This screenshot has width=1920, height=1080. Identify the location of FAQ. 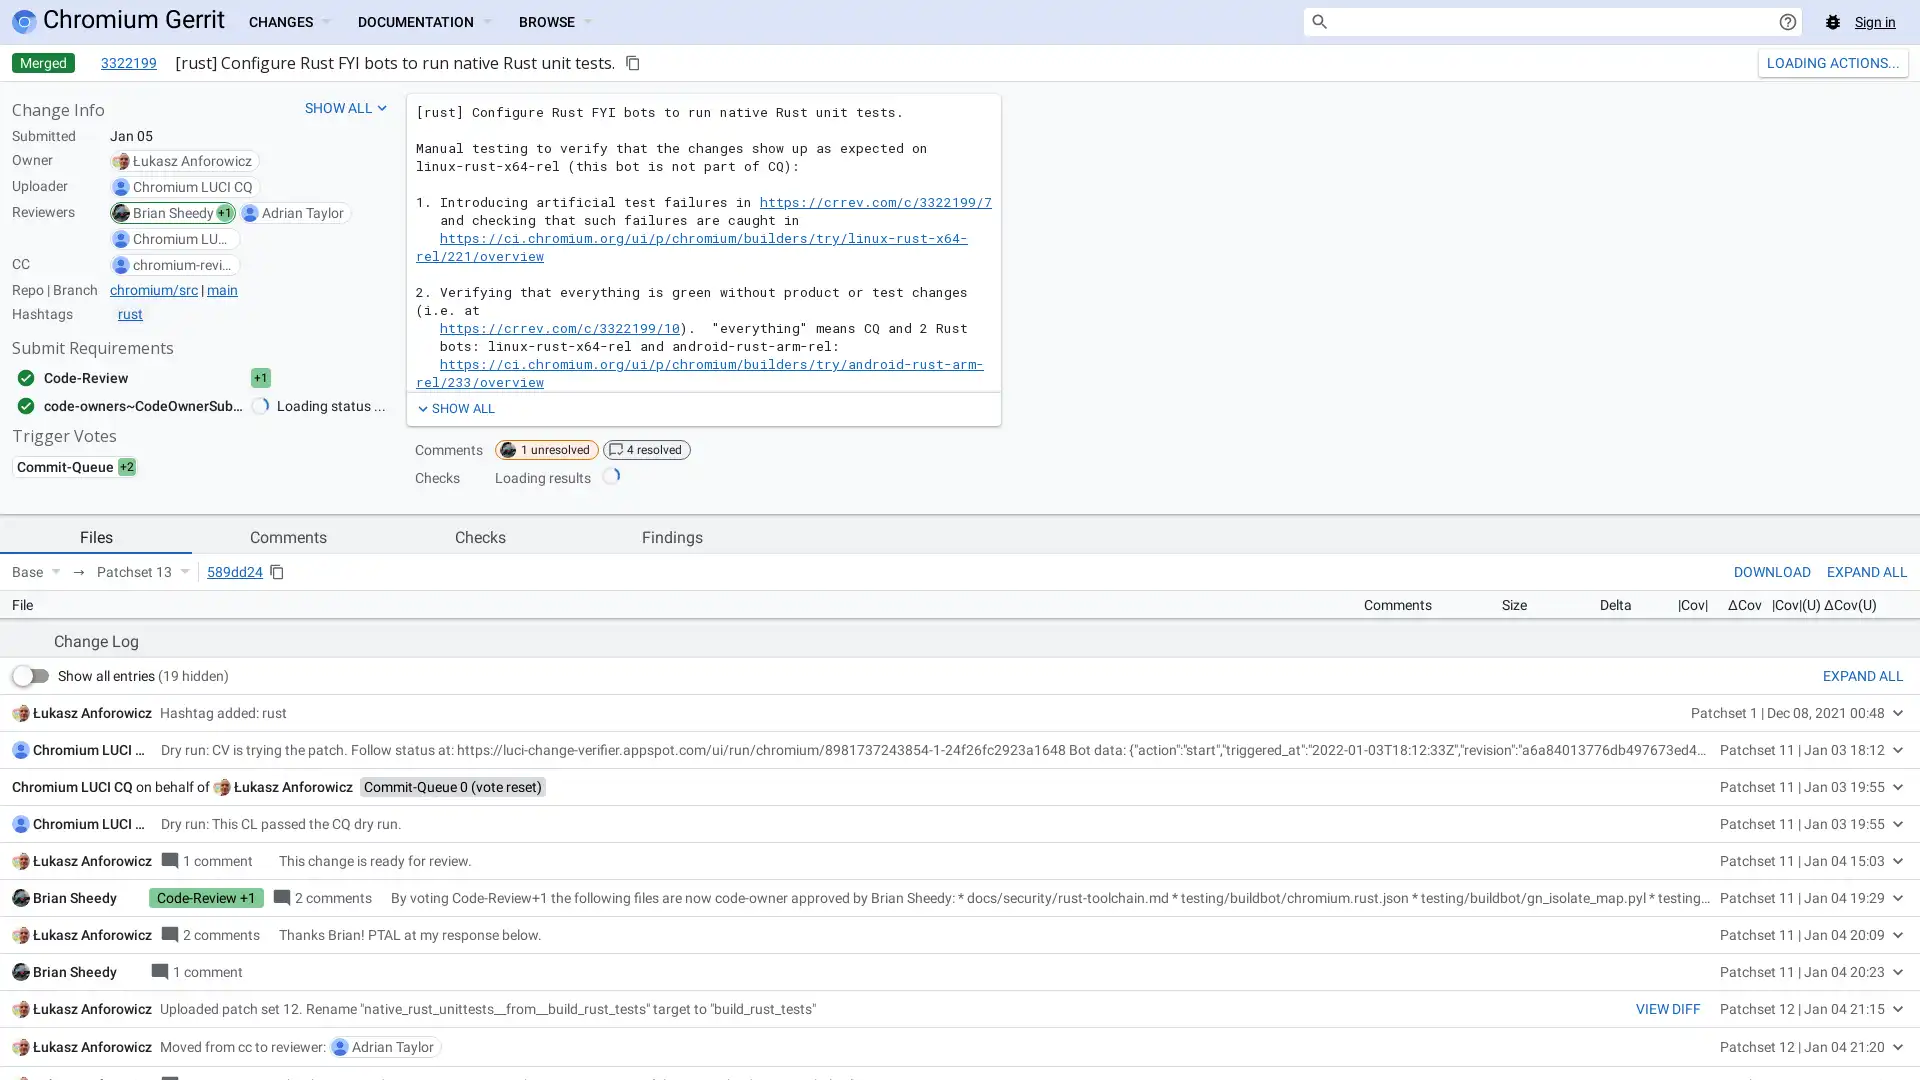
(1806, 870).